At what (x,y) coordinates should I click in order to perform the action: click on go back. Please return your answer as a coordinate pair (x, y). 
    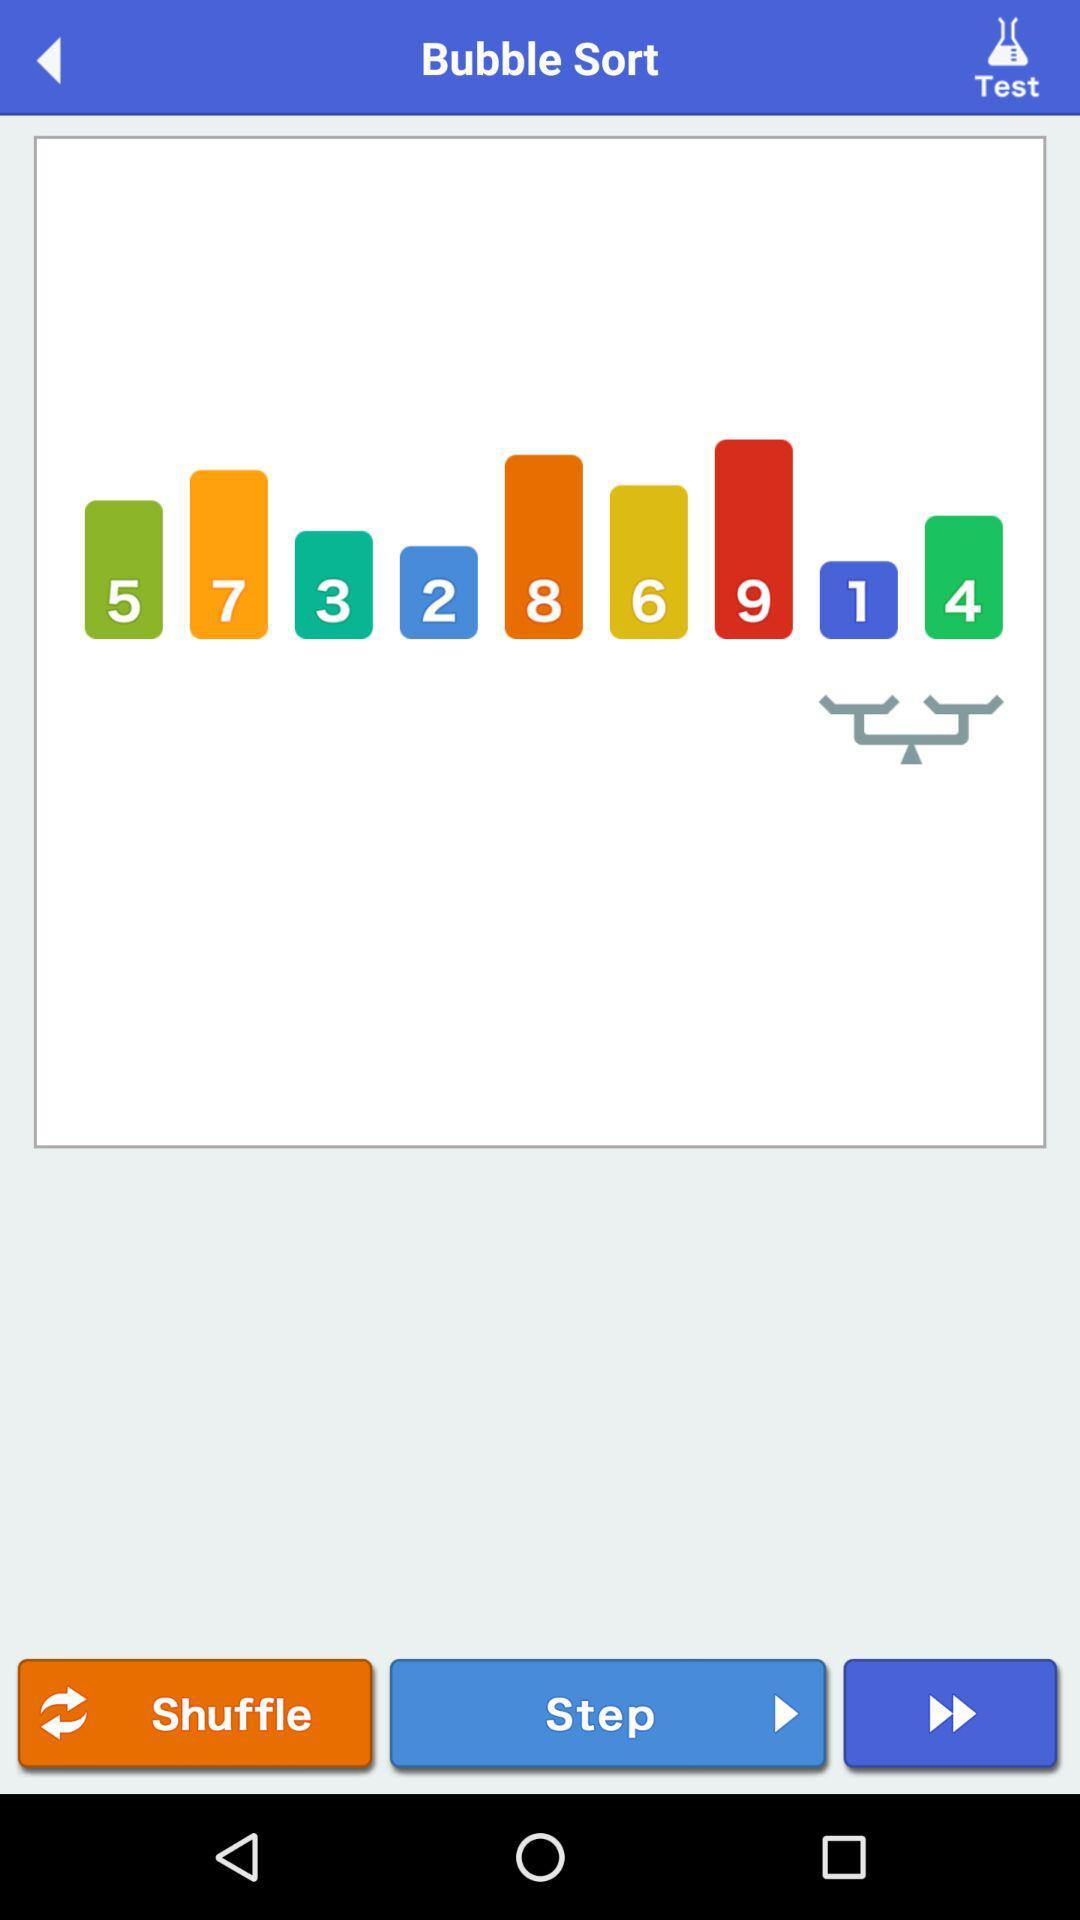
    Looking at the image, I should click on (68, 56).